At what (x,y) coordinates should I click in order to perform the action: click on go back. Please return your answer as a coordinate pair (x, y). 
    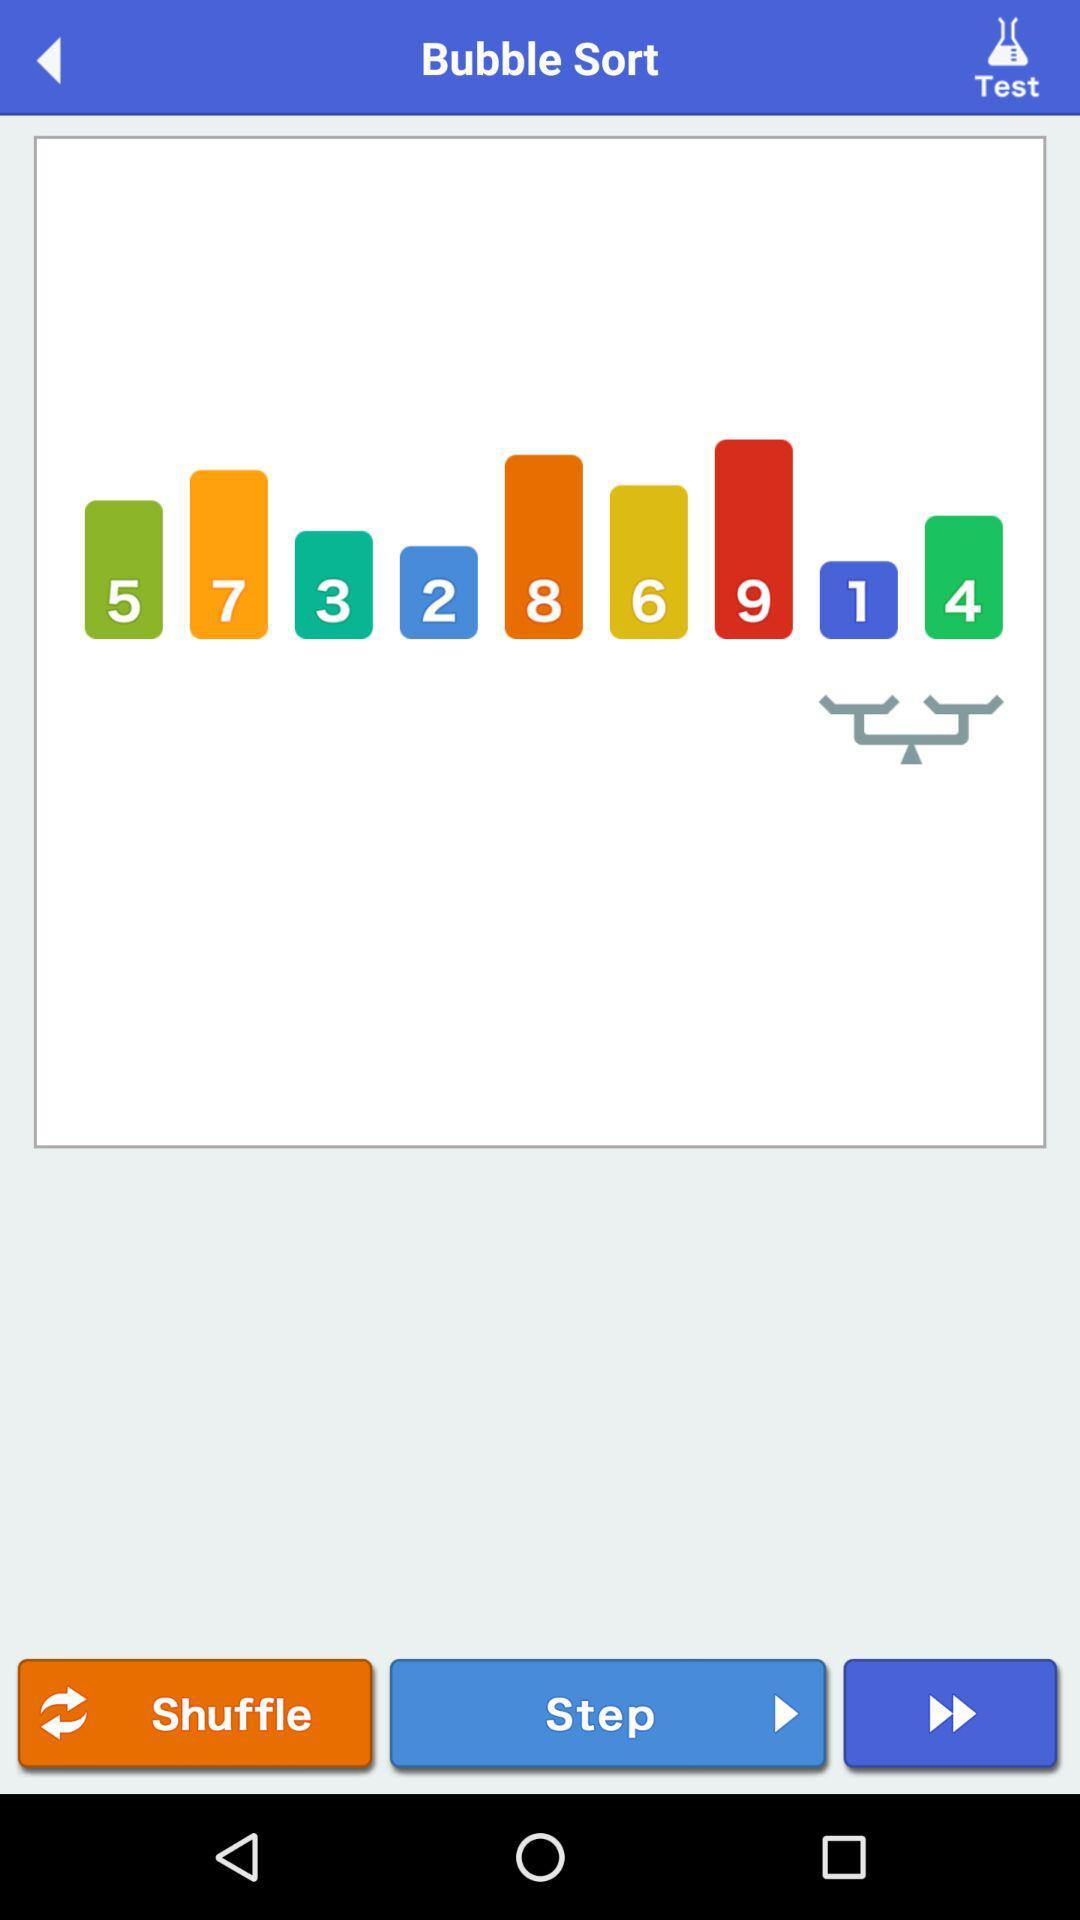
    Looking at the image, I should click on (68, 56).